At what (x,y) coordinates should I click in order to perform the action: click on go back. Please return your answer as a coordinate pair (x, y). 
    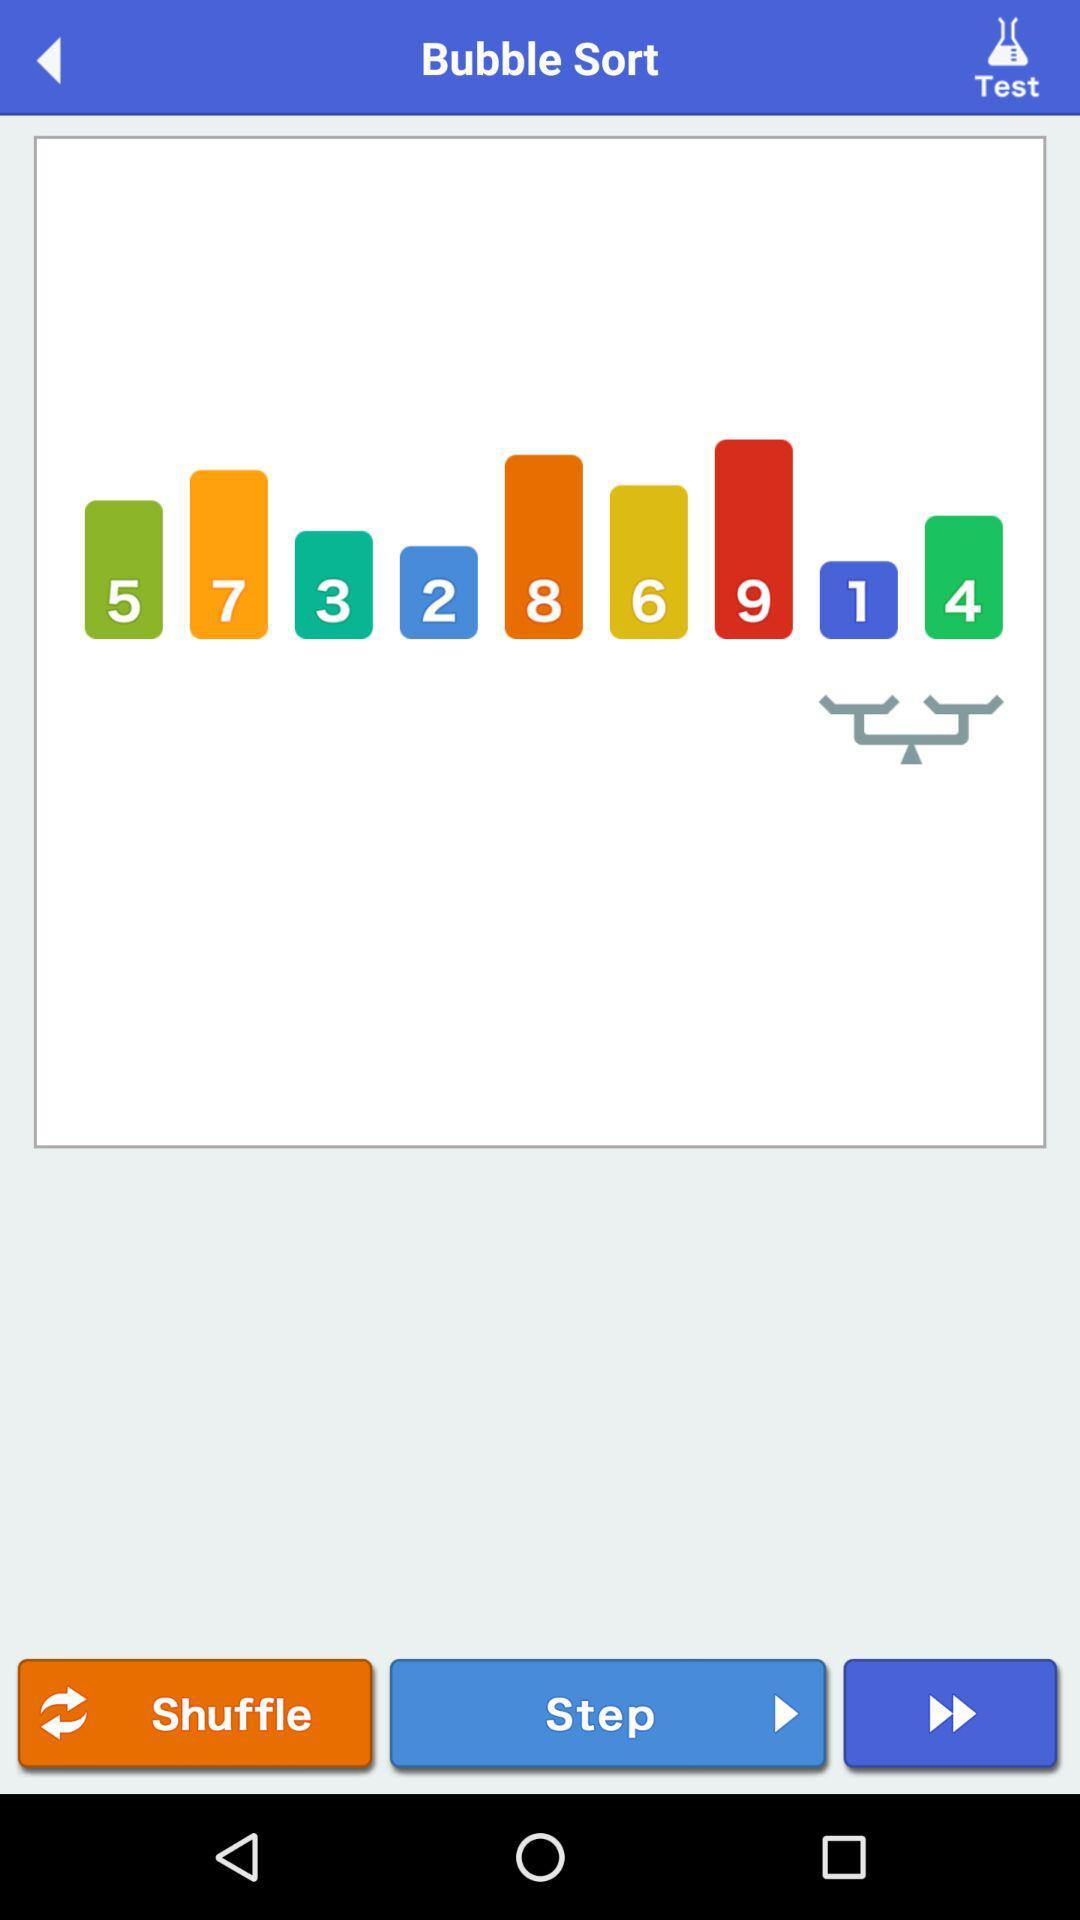
    Looking at the image, I should click on (68, 56).